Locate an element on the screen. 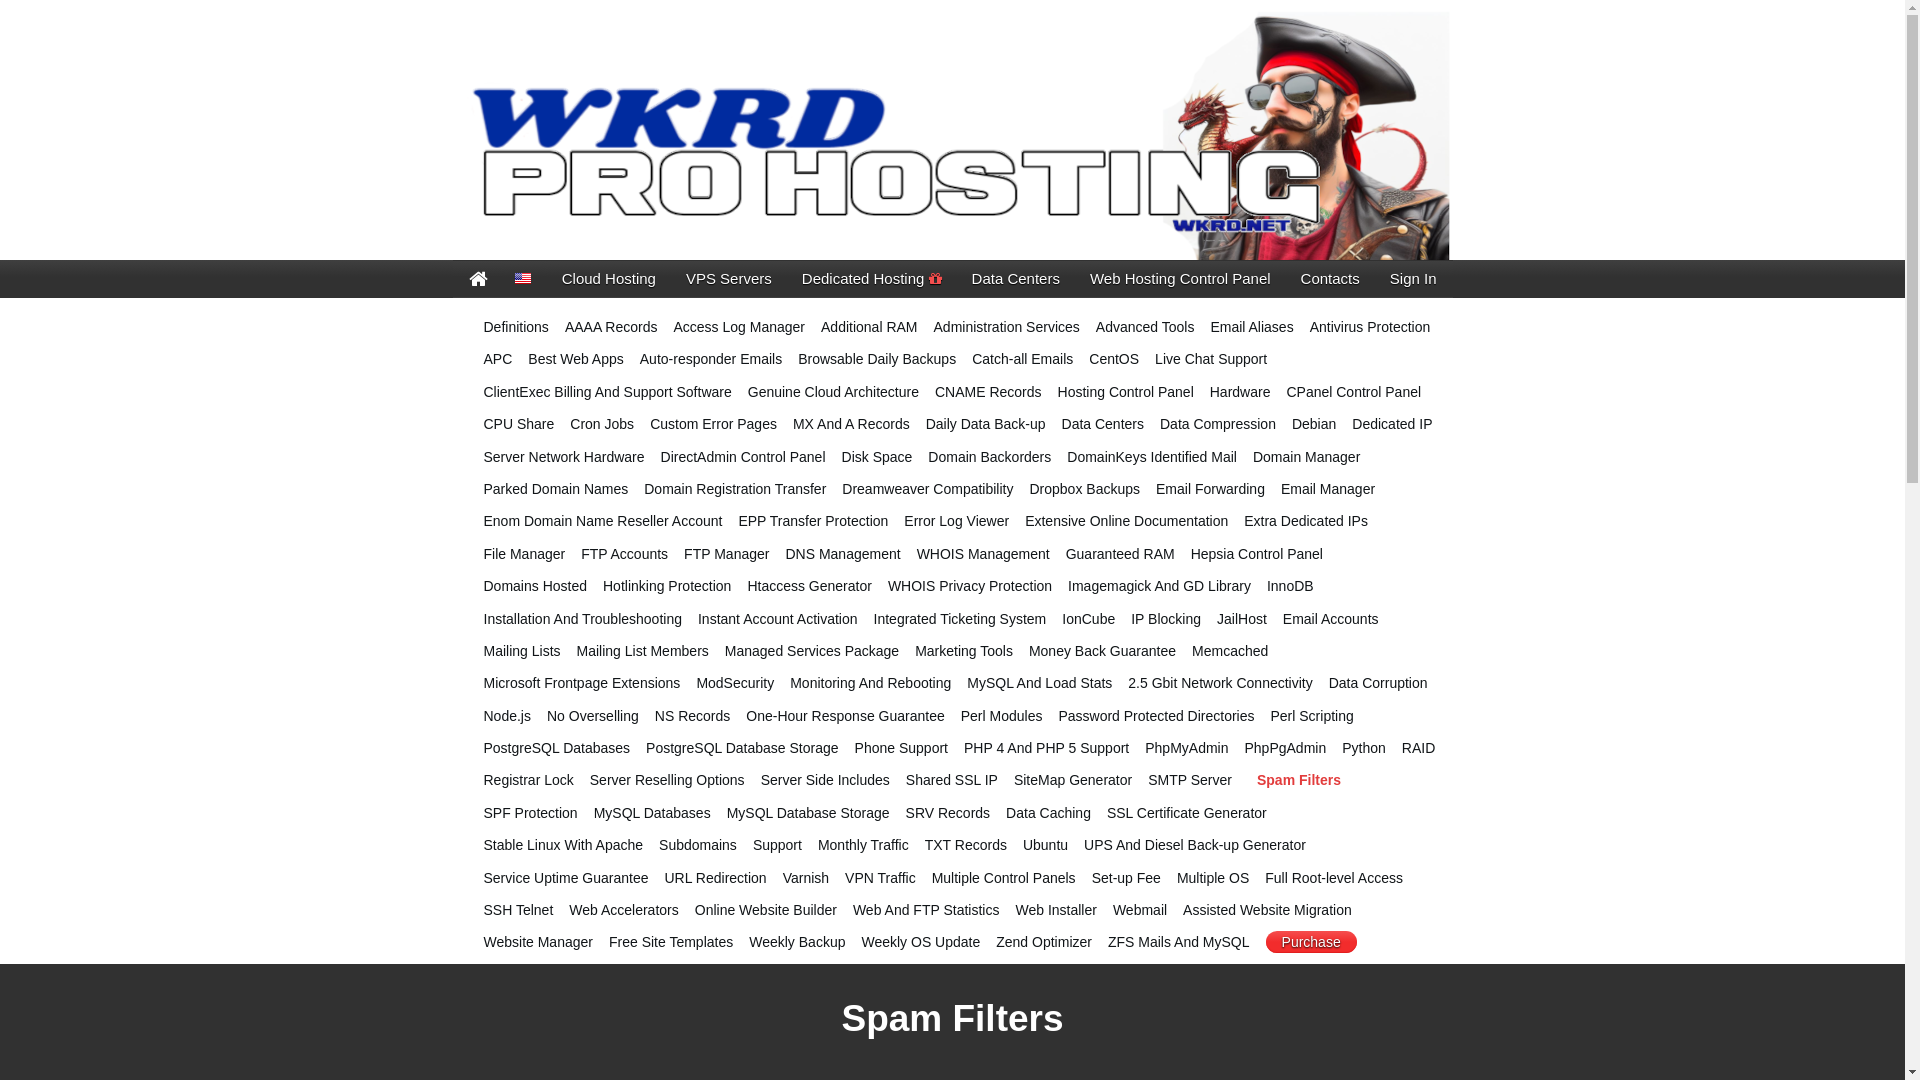  'Money Back Guarantee' is located at coordinates (1028, 651).